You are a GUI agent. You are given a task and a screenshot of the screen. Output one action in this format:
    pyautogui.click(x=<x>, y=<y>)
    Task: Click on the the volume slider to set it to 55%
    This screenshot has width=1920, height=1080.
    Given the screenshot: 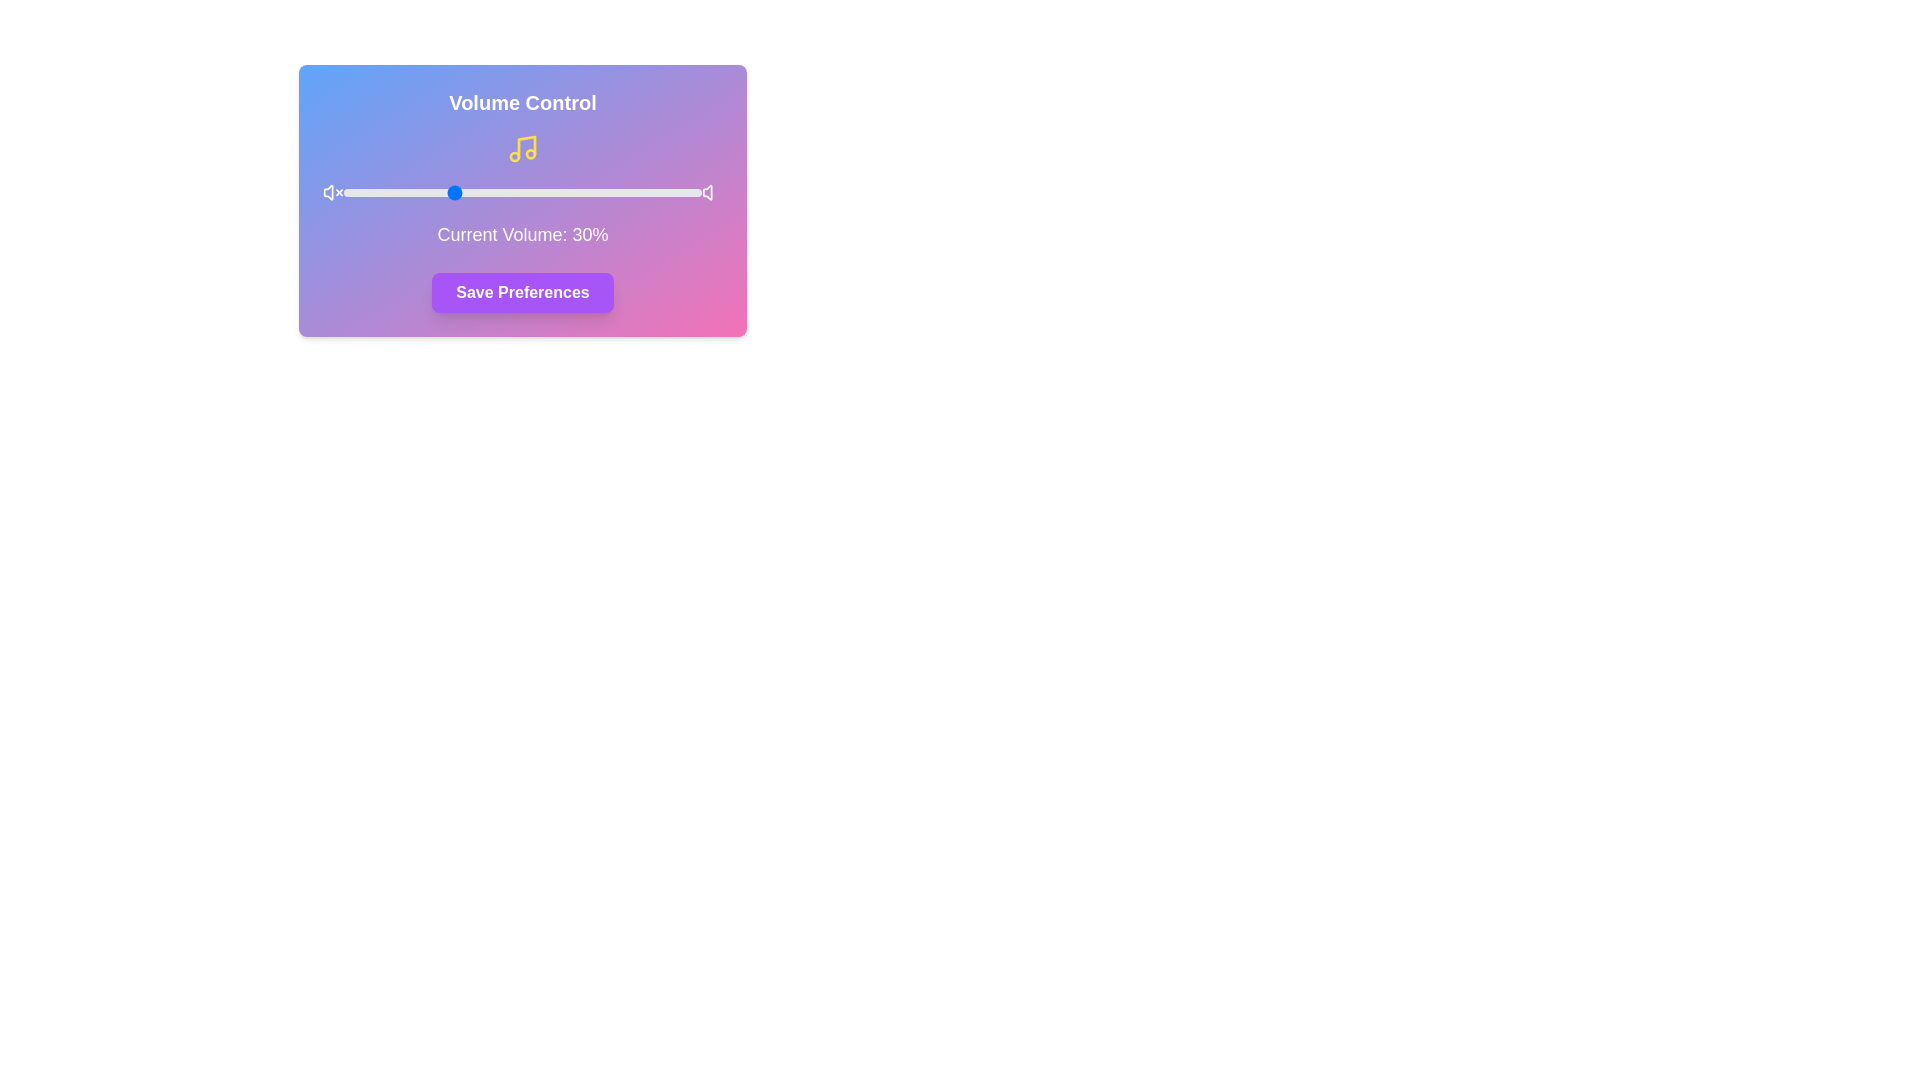 What is the action you would take?
    pyautogui.click(x=540, y=192)
    